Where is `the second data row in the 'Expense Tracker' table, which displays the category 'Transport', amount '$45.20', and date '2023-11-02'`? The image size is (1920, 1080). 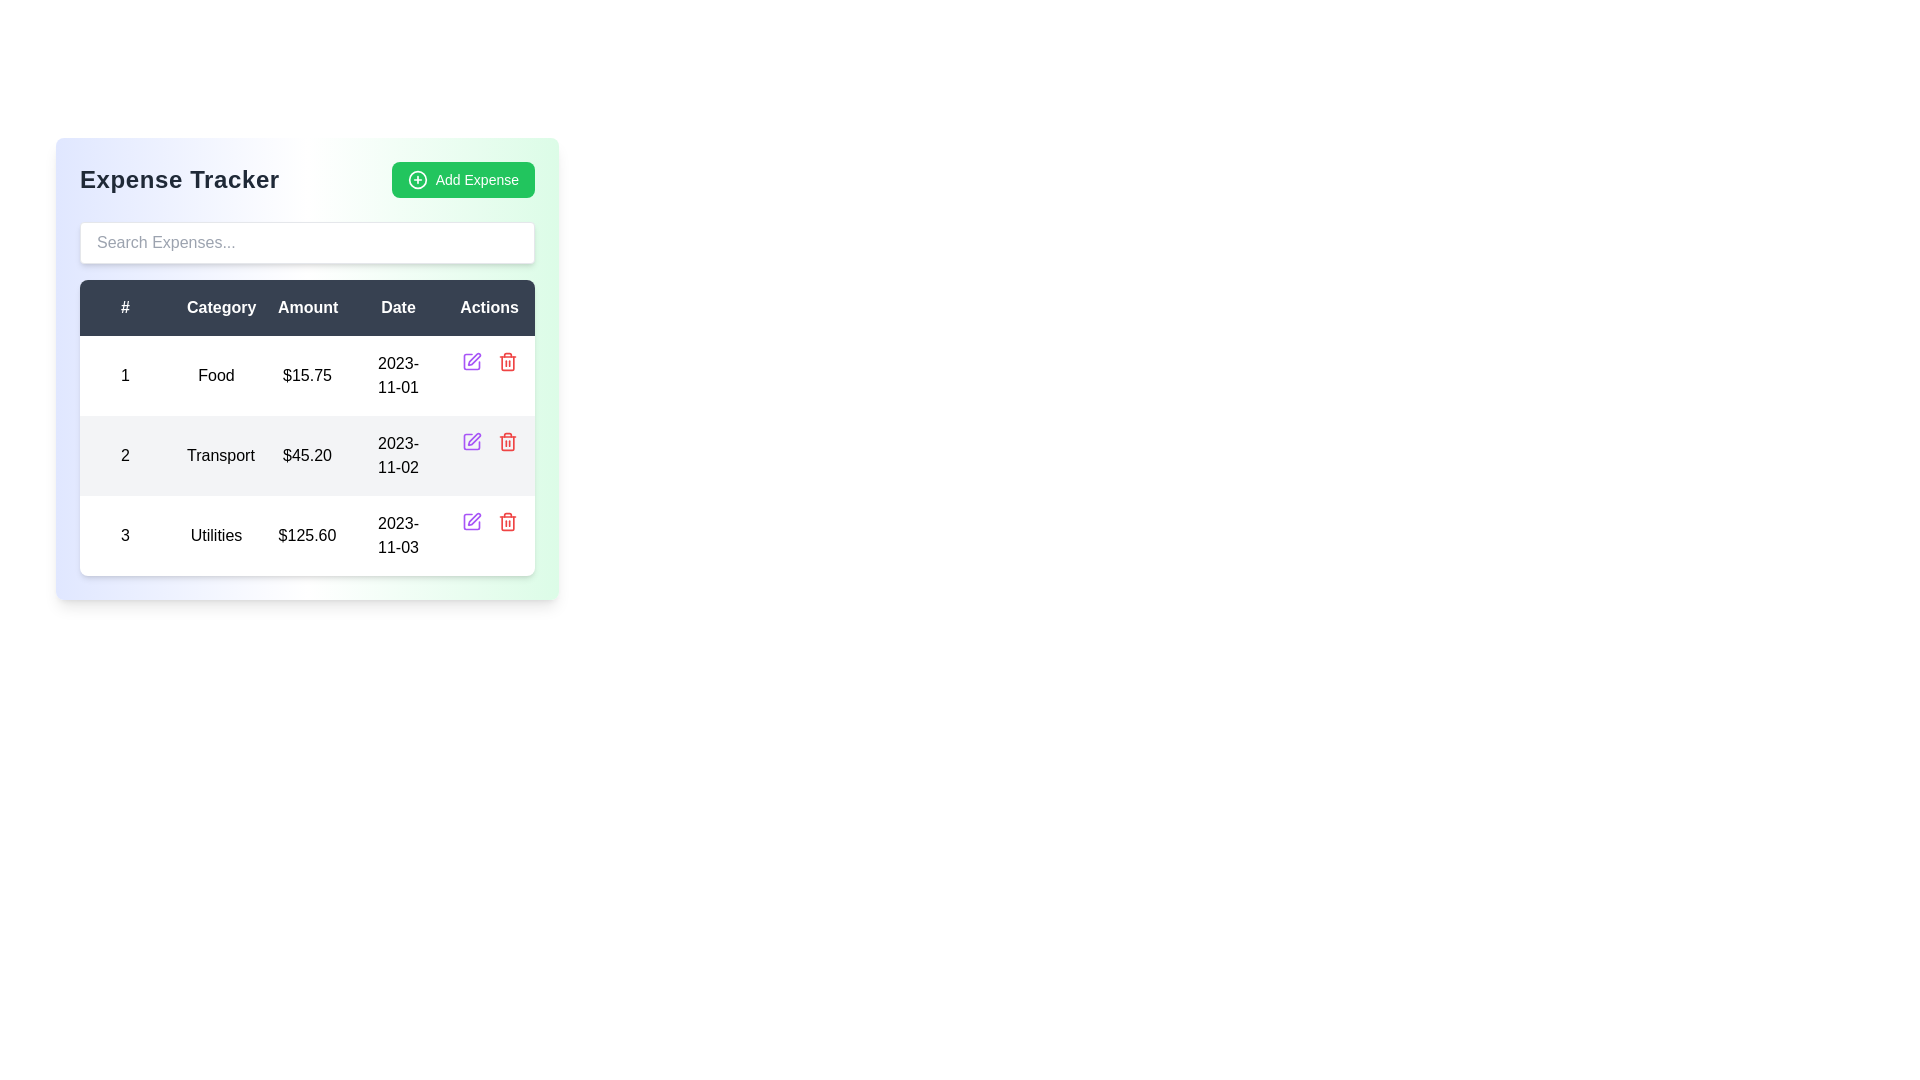 the second data row in the 'Expense Tracker' table, which displays the category 'Transport', amount '$45.20', and date '2023-11-02' is located at coordinates (306, 455).